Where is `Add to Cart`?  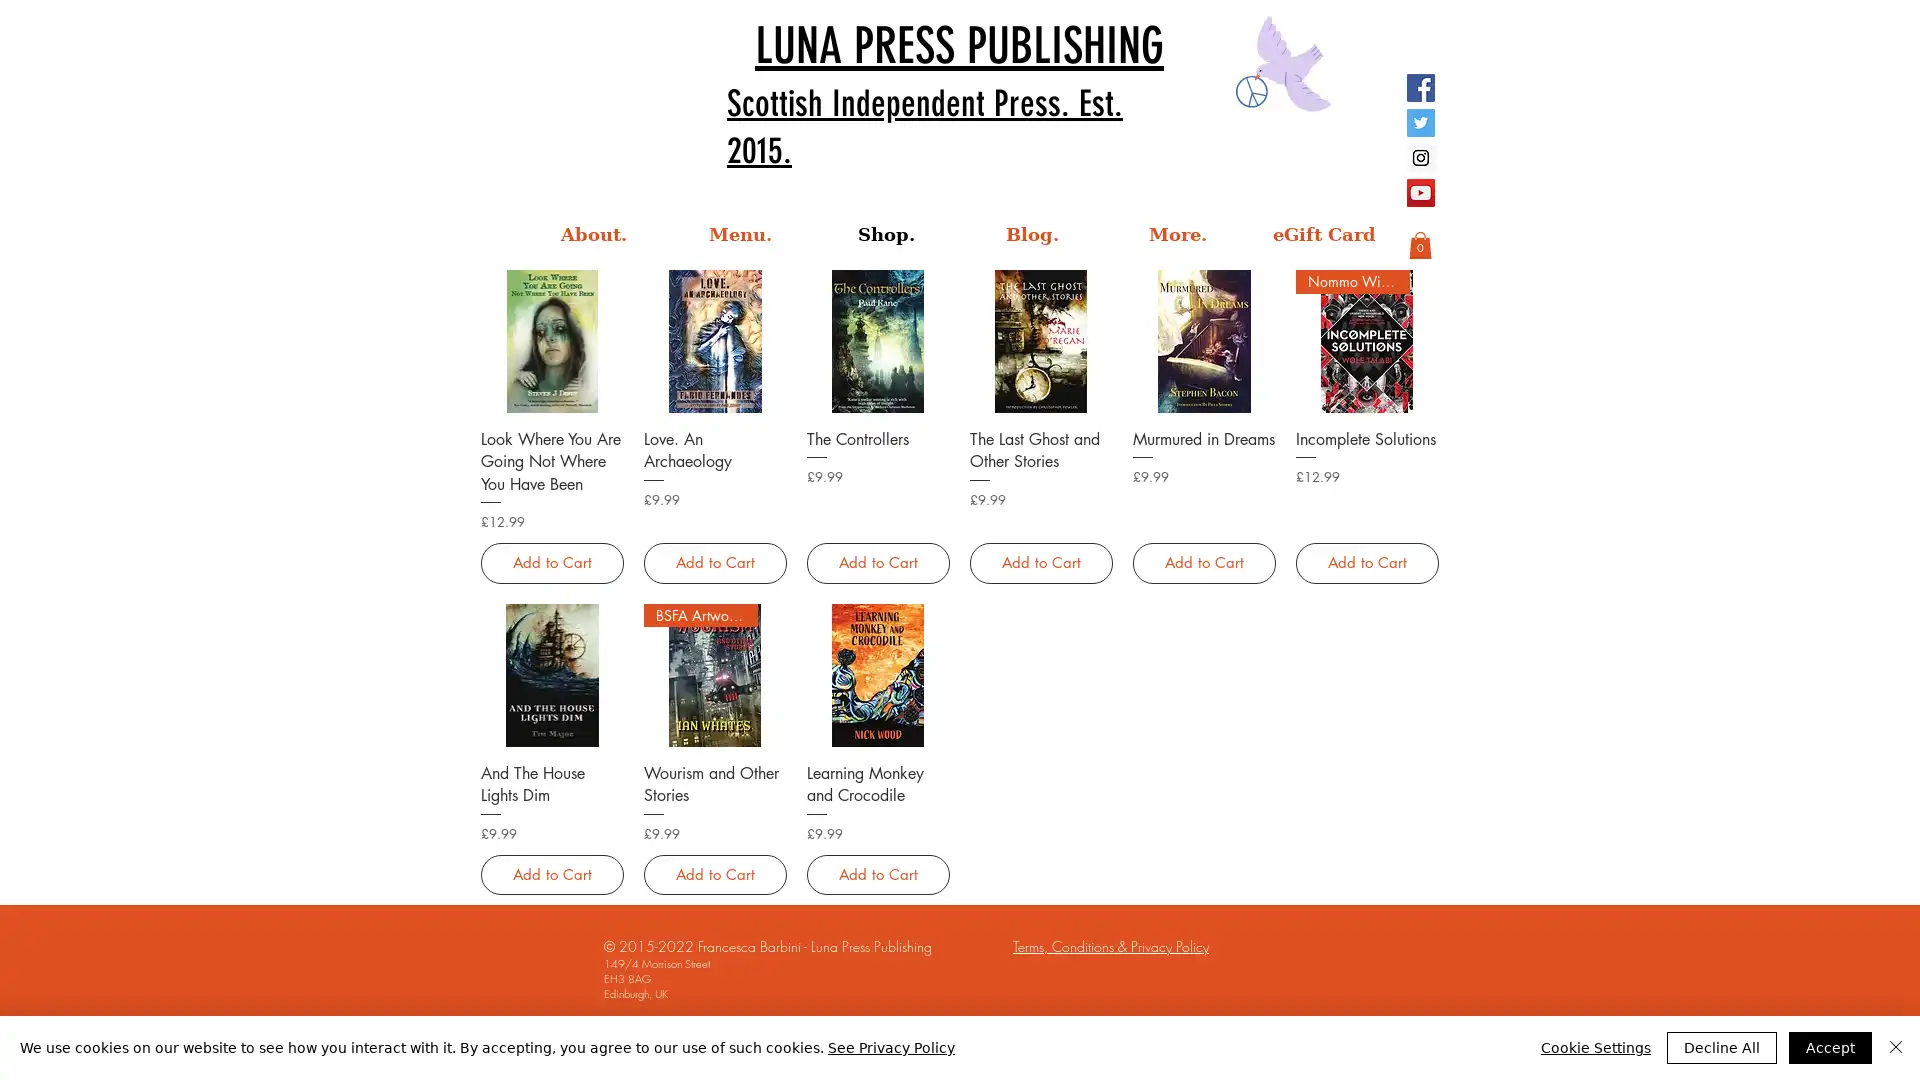 Add to Cart is located at coordinates (552, 873).